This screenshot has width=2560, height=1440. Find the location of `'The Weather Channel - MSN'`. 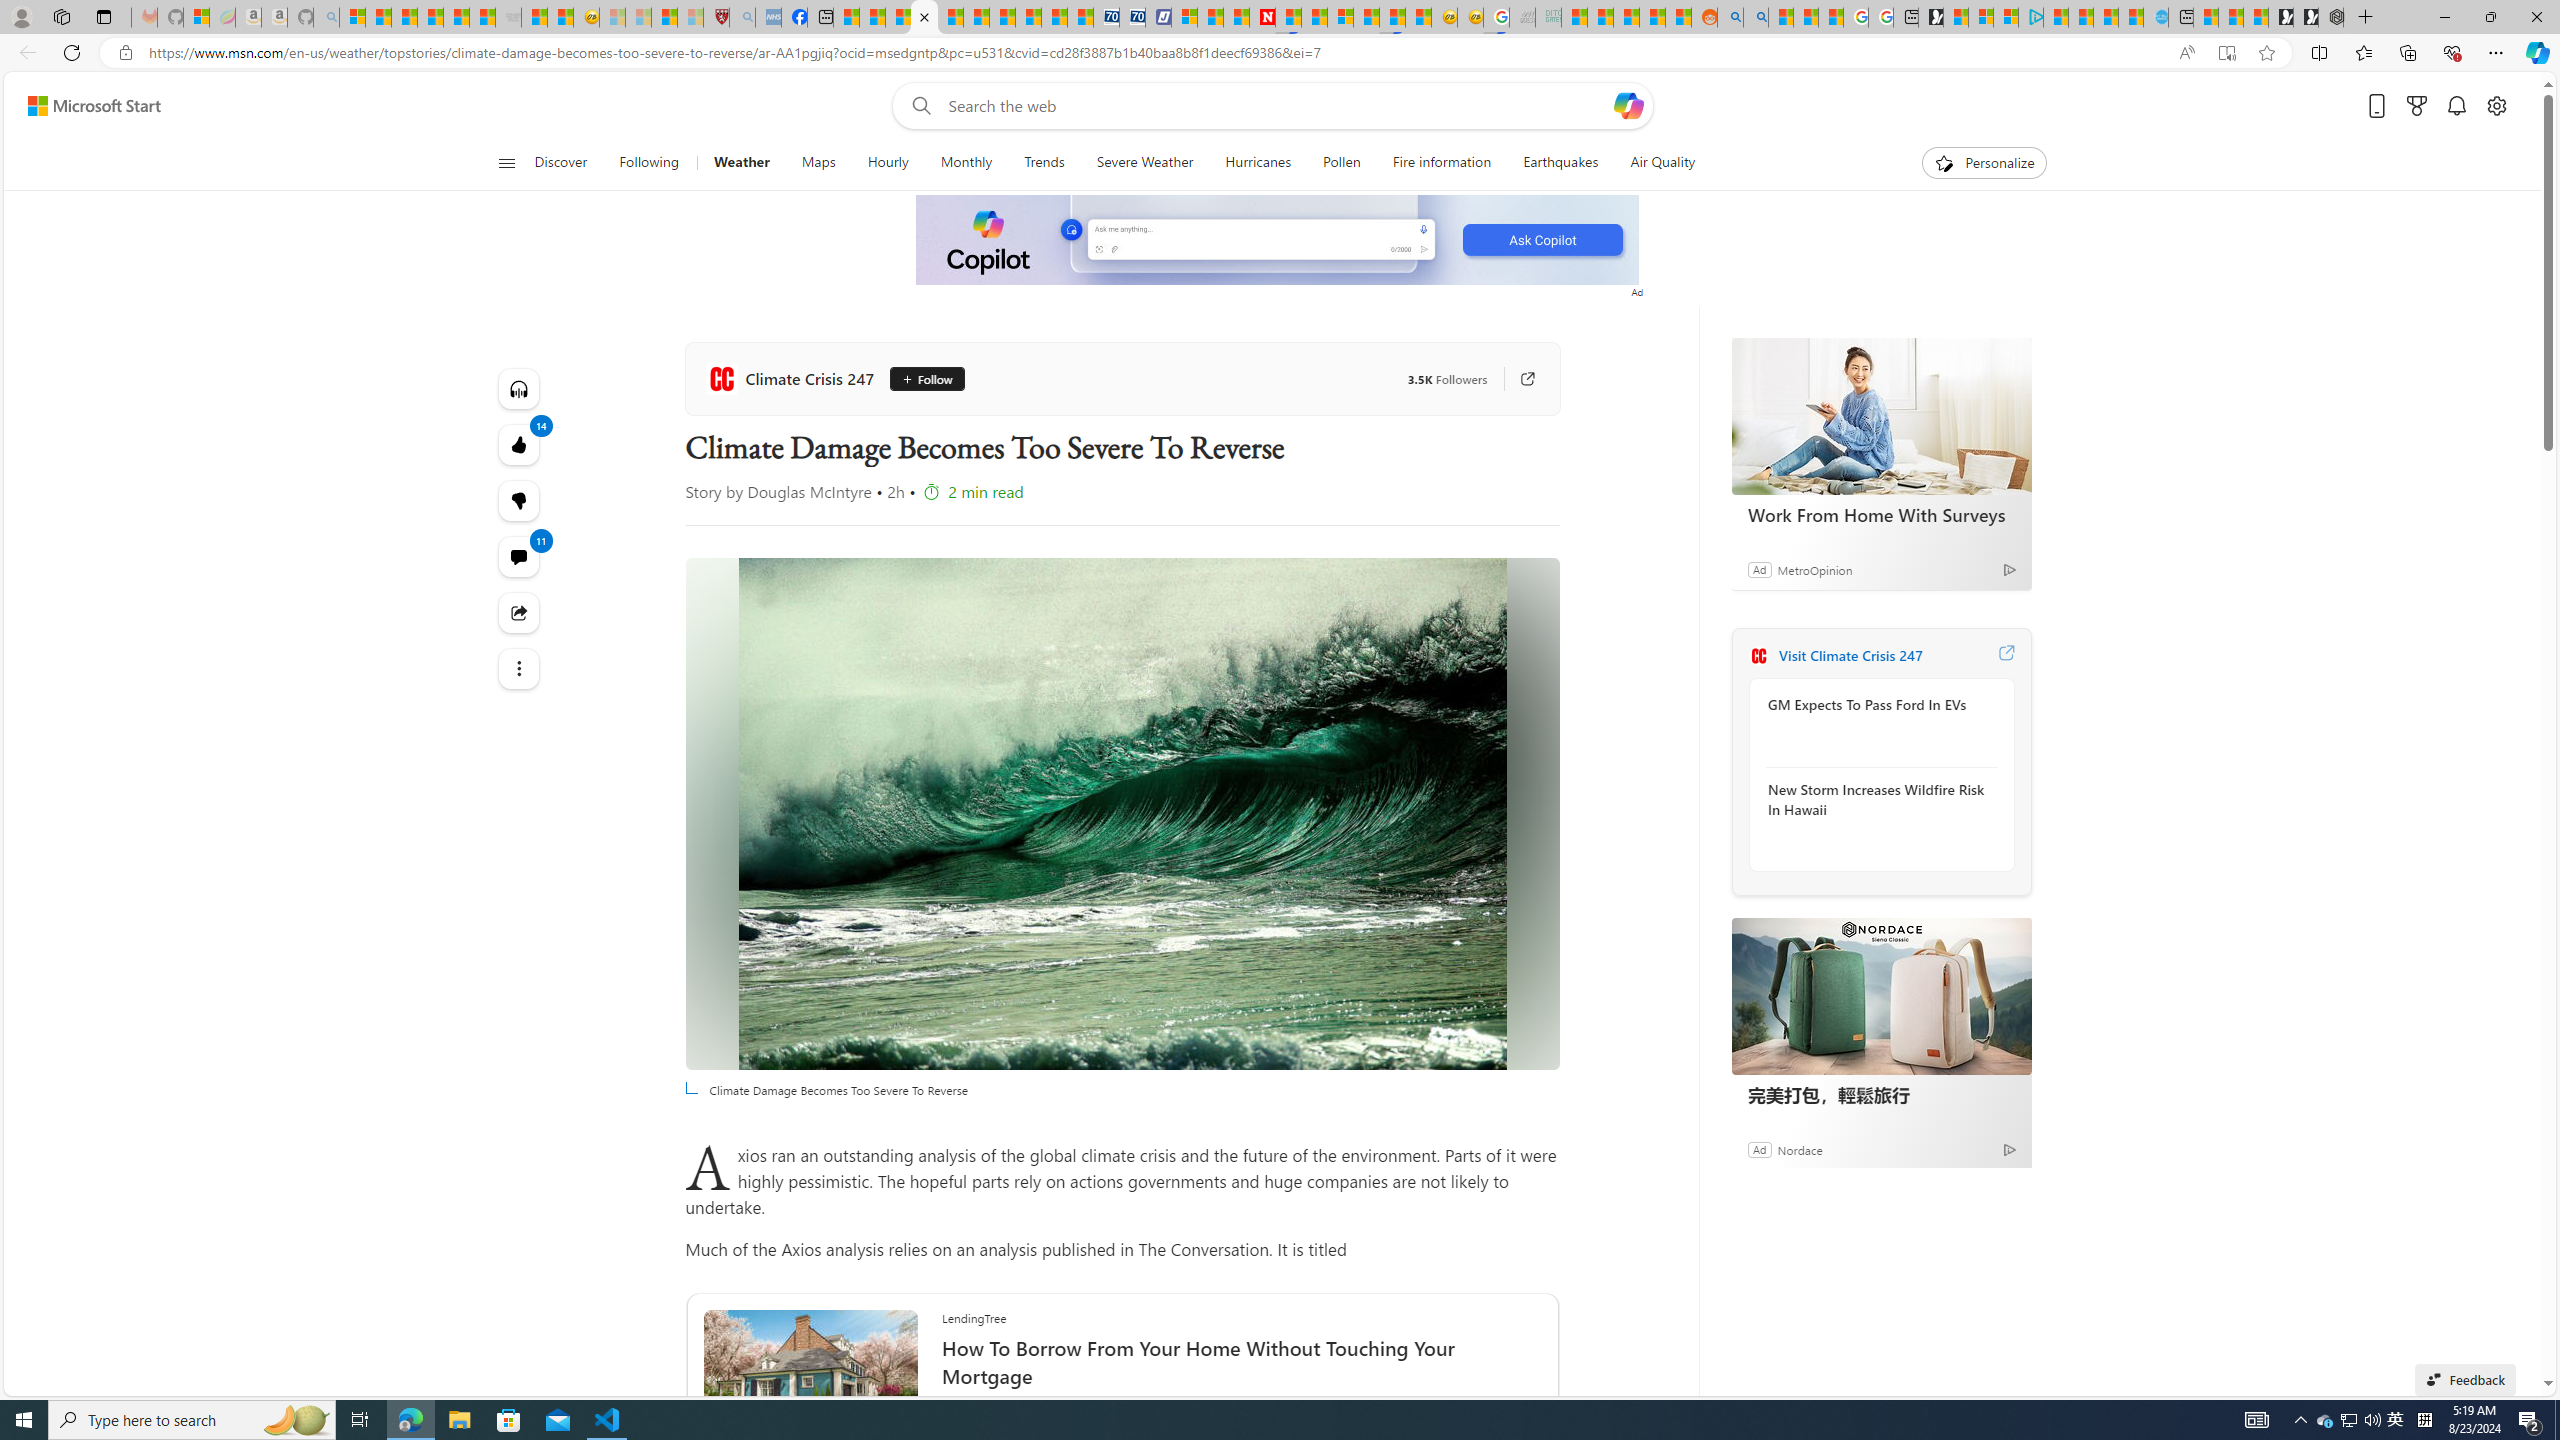

'The Weather Channel - MSN' is located at coordinates (403, 16).